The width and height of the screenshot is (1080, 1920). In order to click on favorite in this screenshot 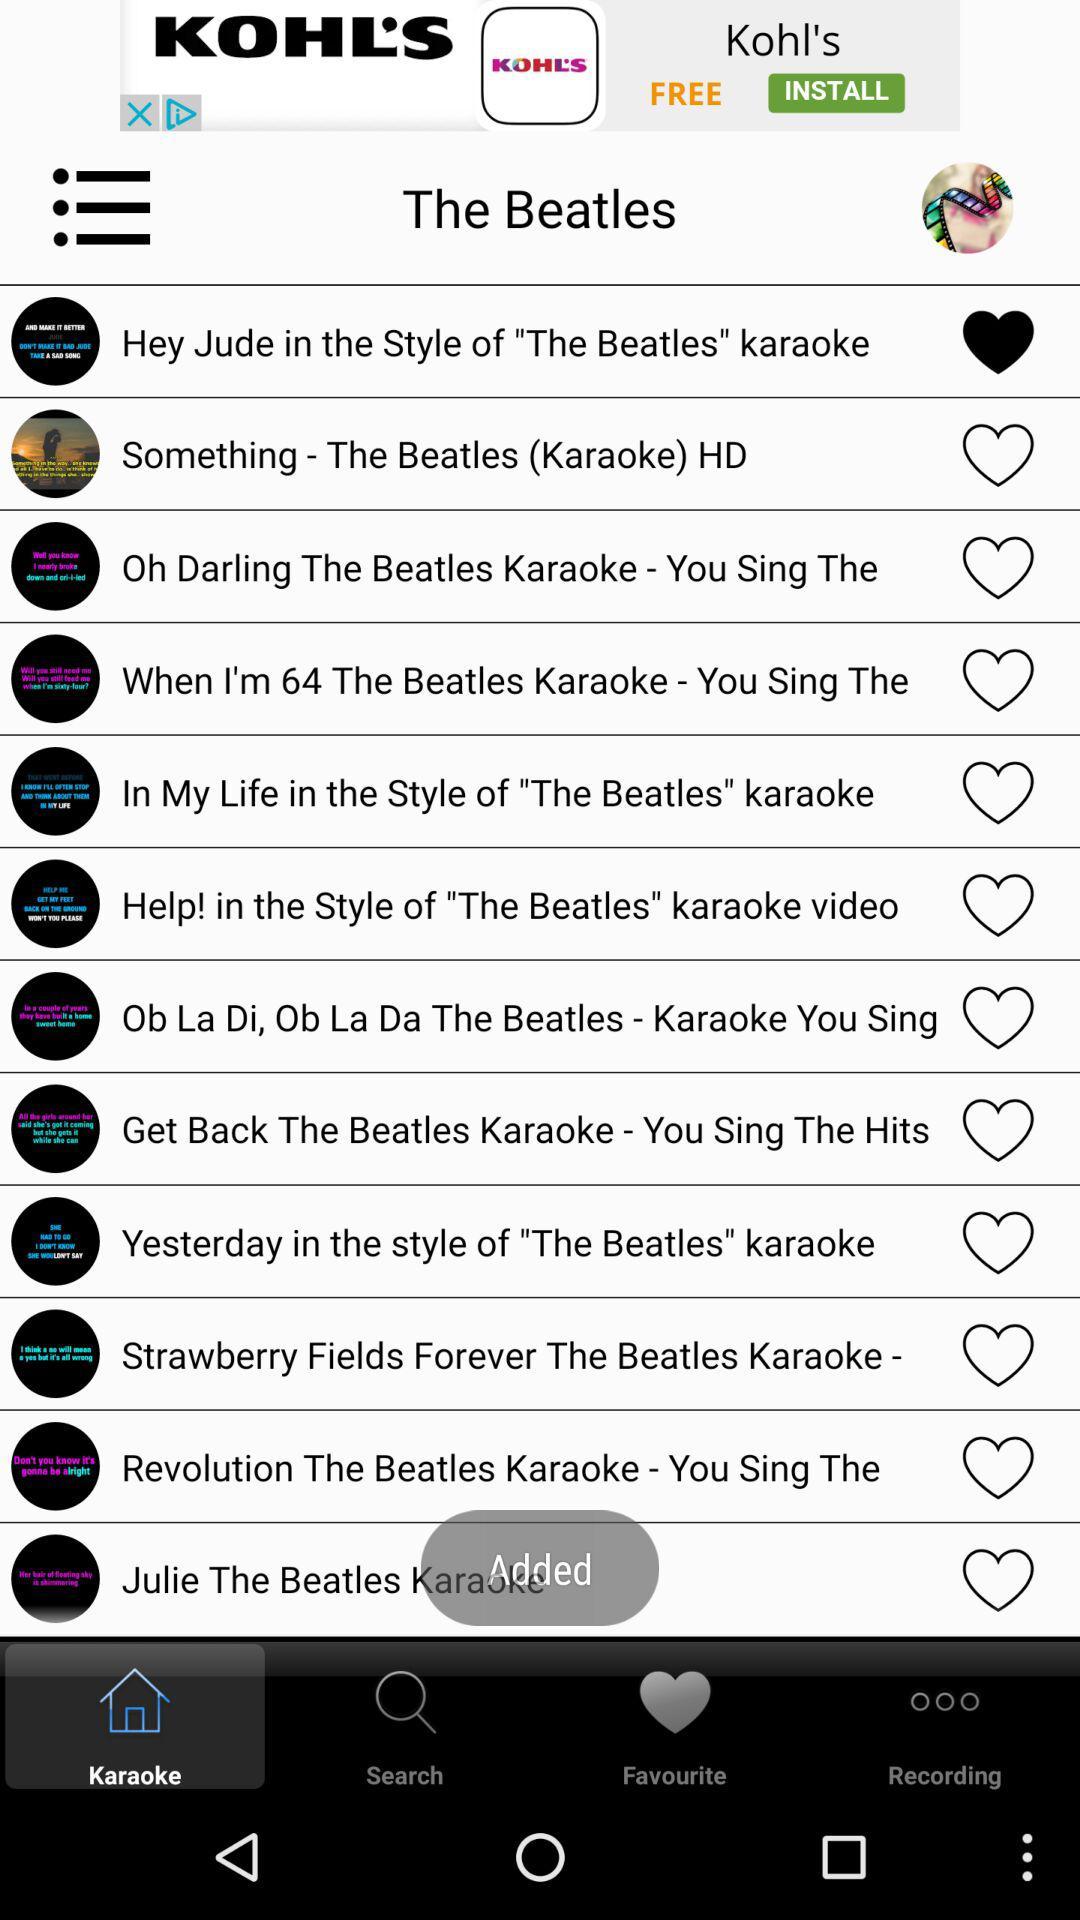, I will do `click(998, 452)`.